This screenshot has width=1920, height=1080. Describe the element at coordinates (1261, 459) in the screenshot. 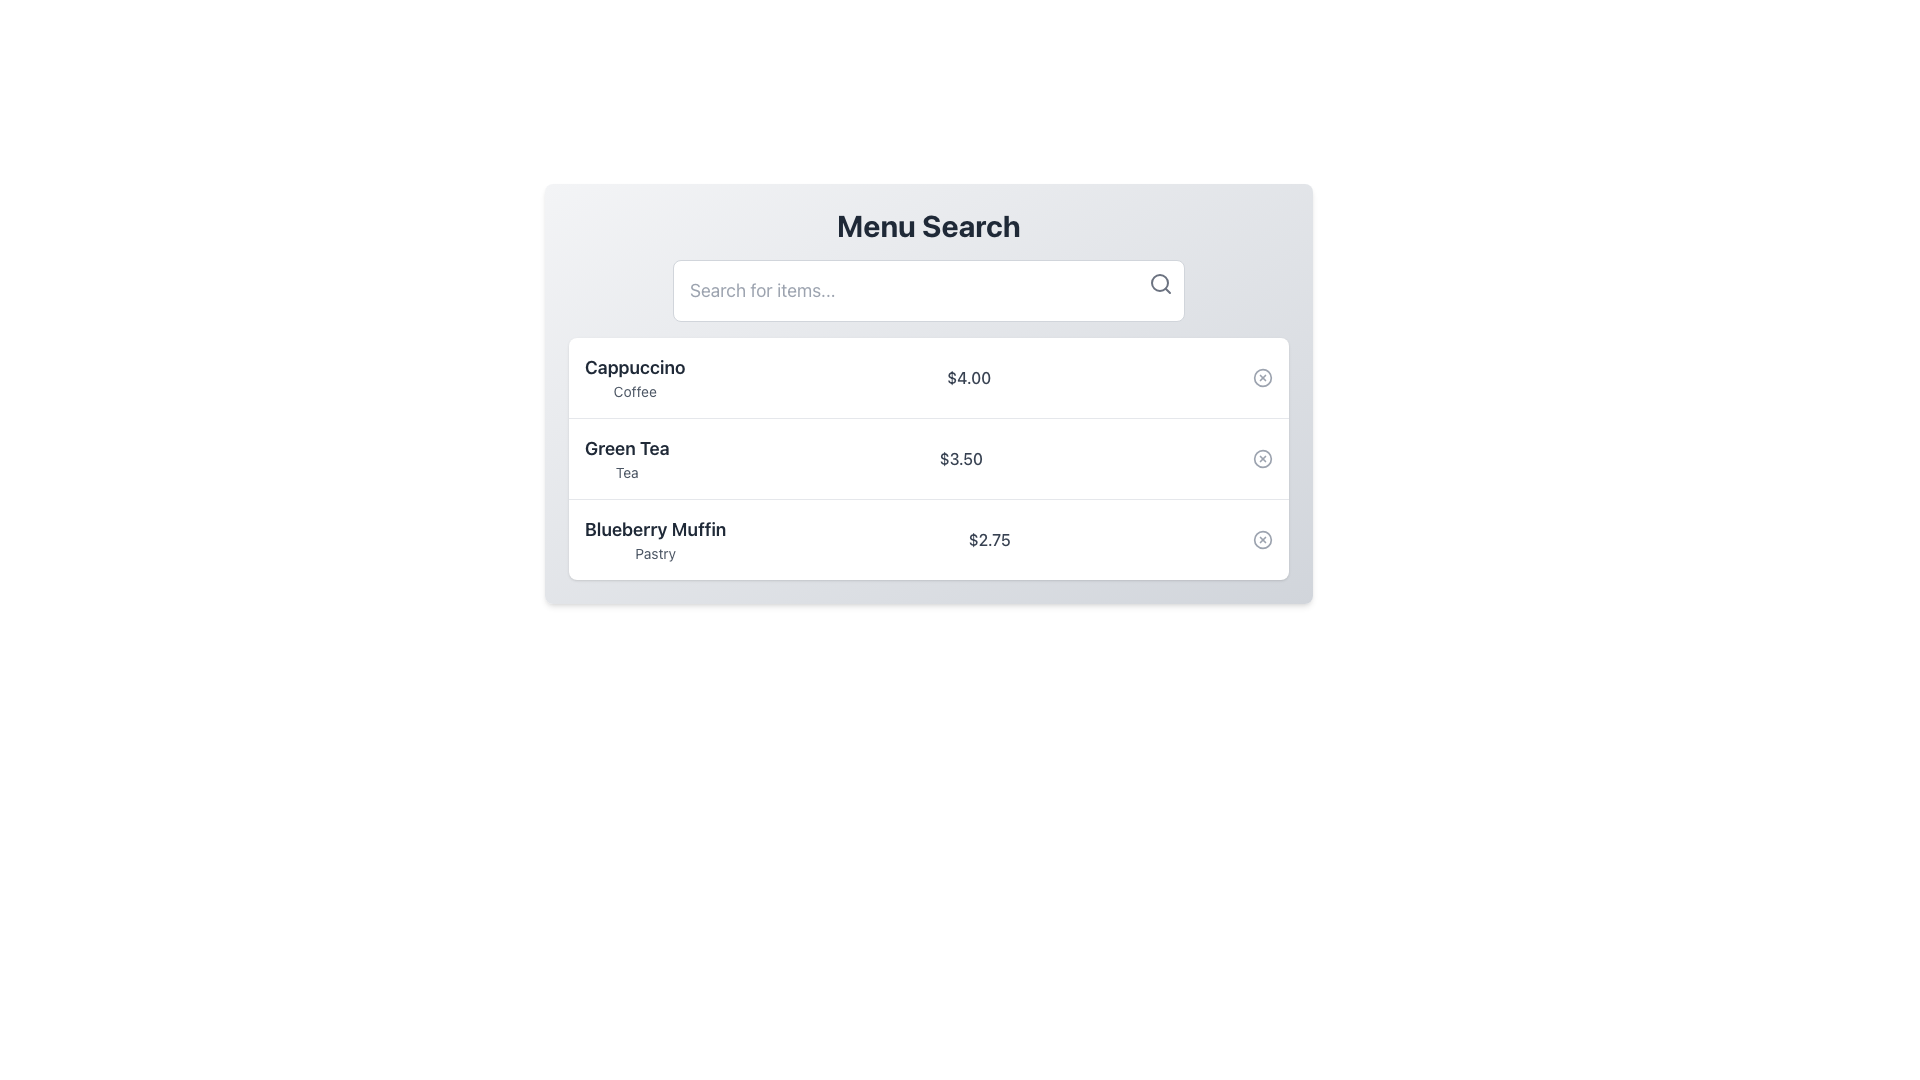

I see `the circular SVG icon located in the middle right of the list item for 'Green Tea', adjacent to its price of $3.50, inside the delete button` at that location.